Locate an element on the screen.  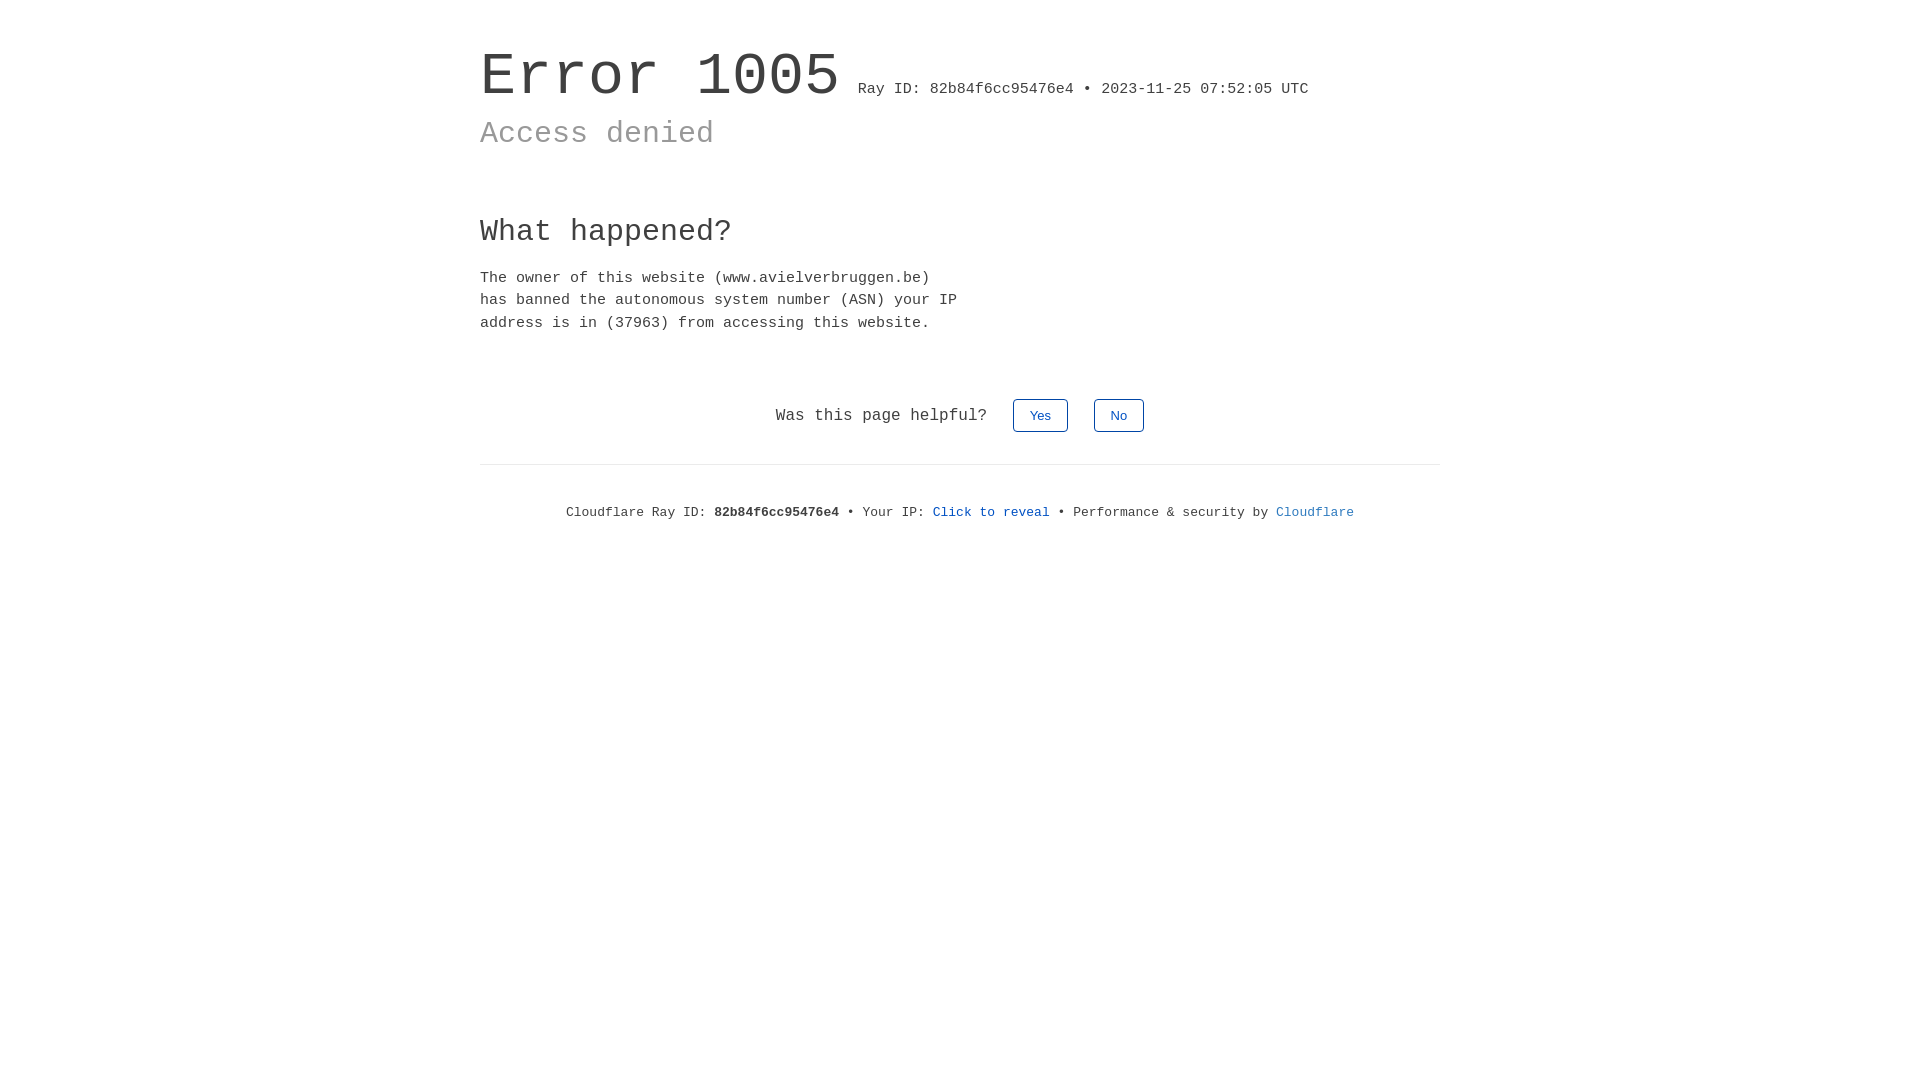
'Cloudflare' is located at coordinates (1315, 511).